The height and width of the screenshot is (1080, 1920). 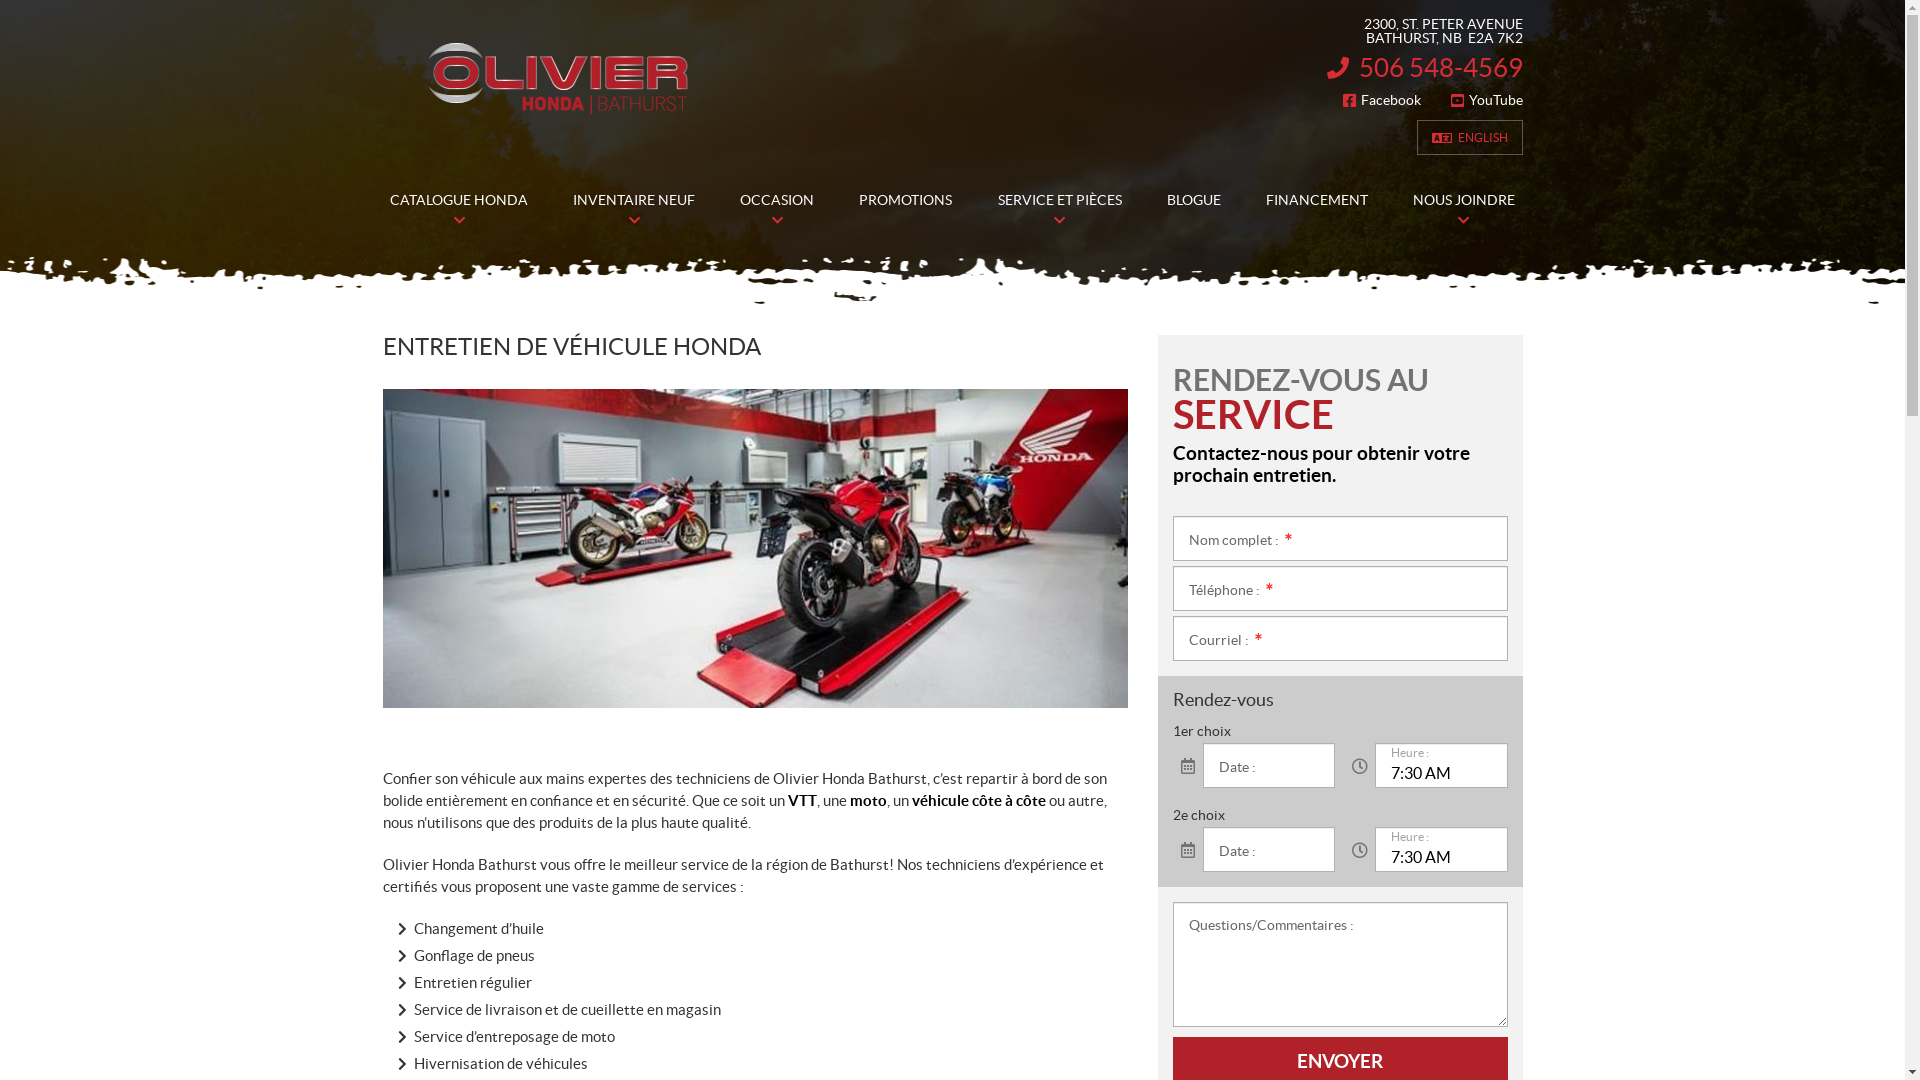 I want to click on 'ENGLISH', so click(x=1415, y=136).